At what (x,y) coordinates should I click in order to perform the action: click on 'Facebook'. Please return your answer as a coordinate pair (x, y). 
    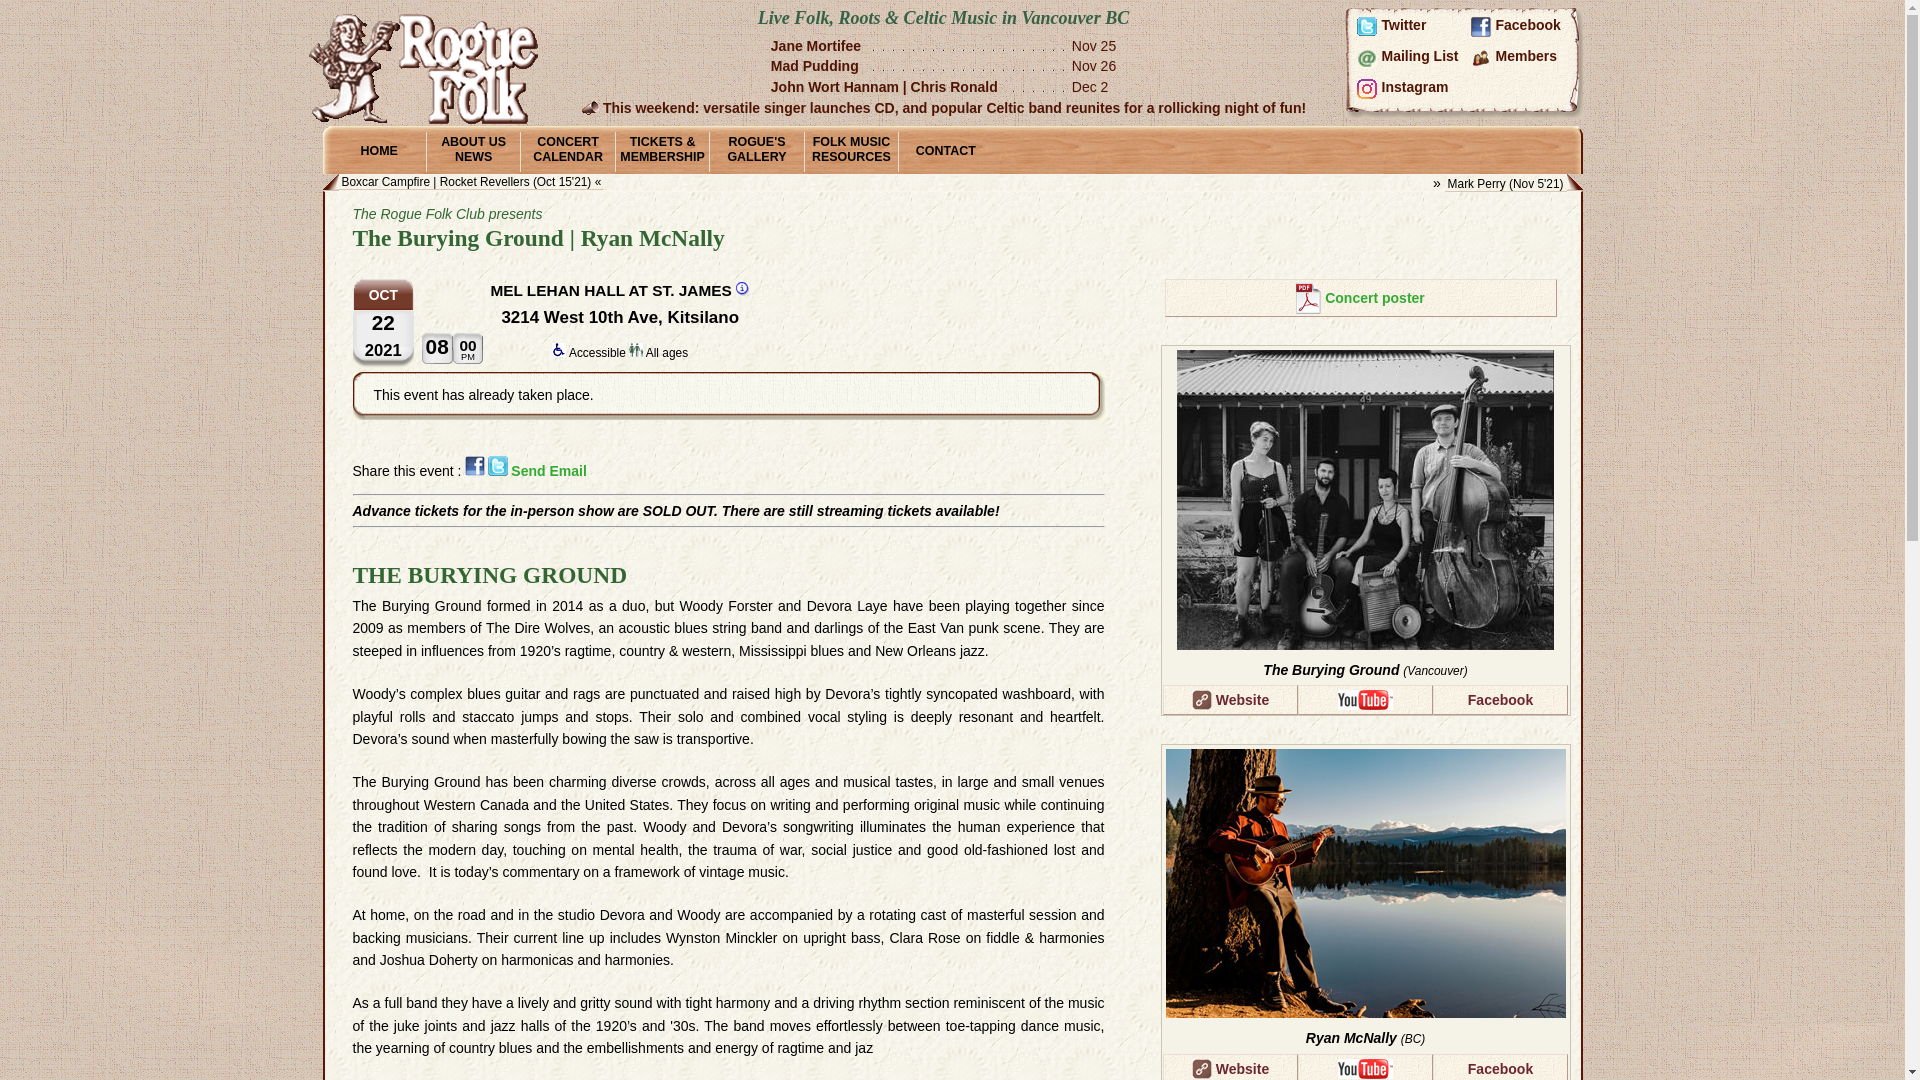
    Looking at the image, I should click on (1525, 26).